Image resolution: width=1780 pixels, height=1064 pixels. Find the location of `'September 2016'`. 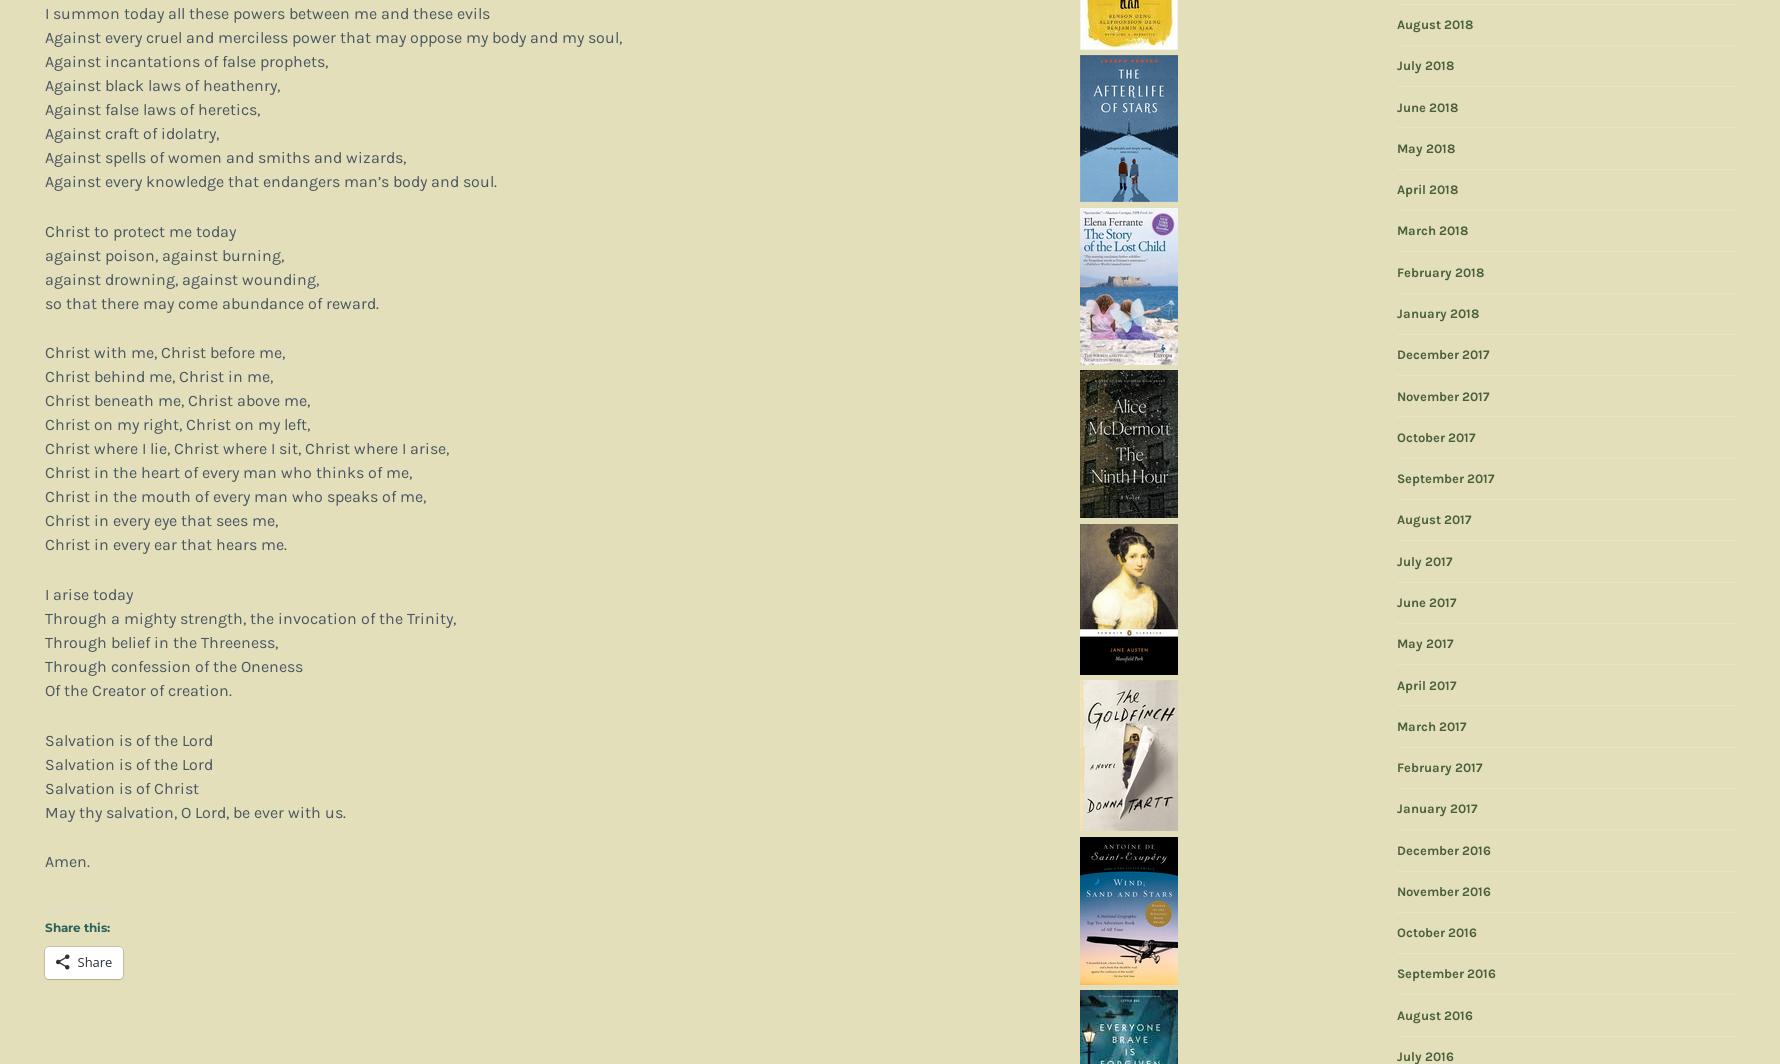

'September 2016' is located at coordinates (1445, 973).